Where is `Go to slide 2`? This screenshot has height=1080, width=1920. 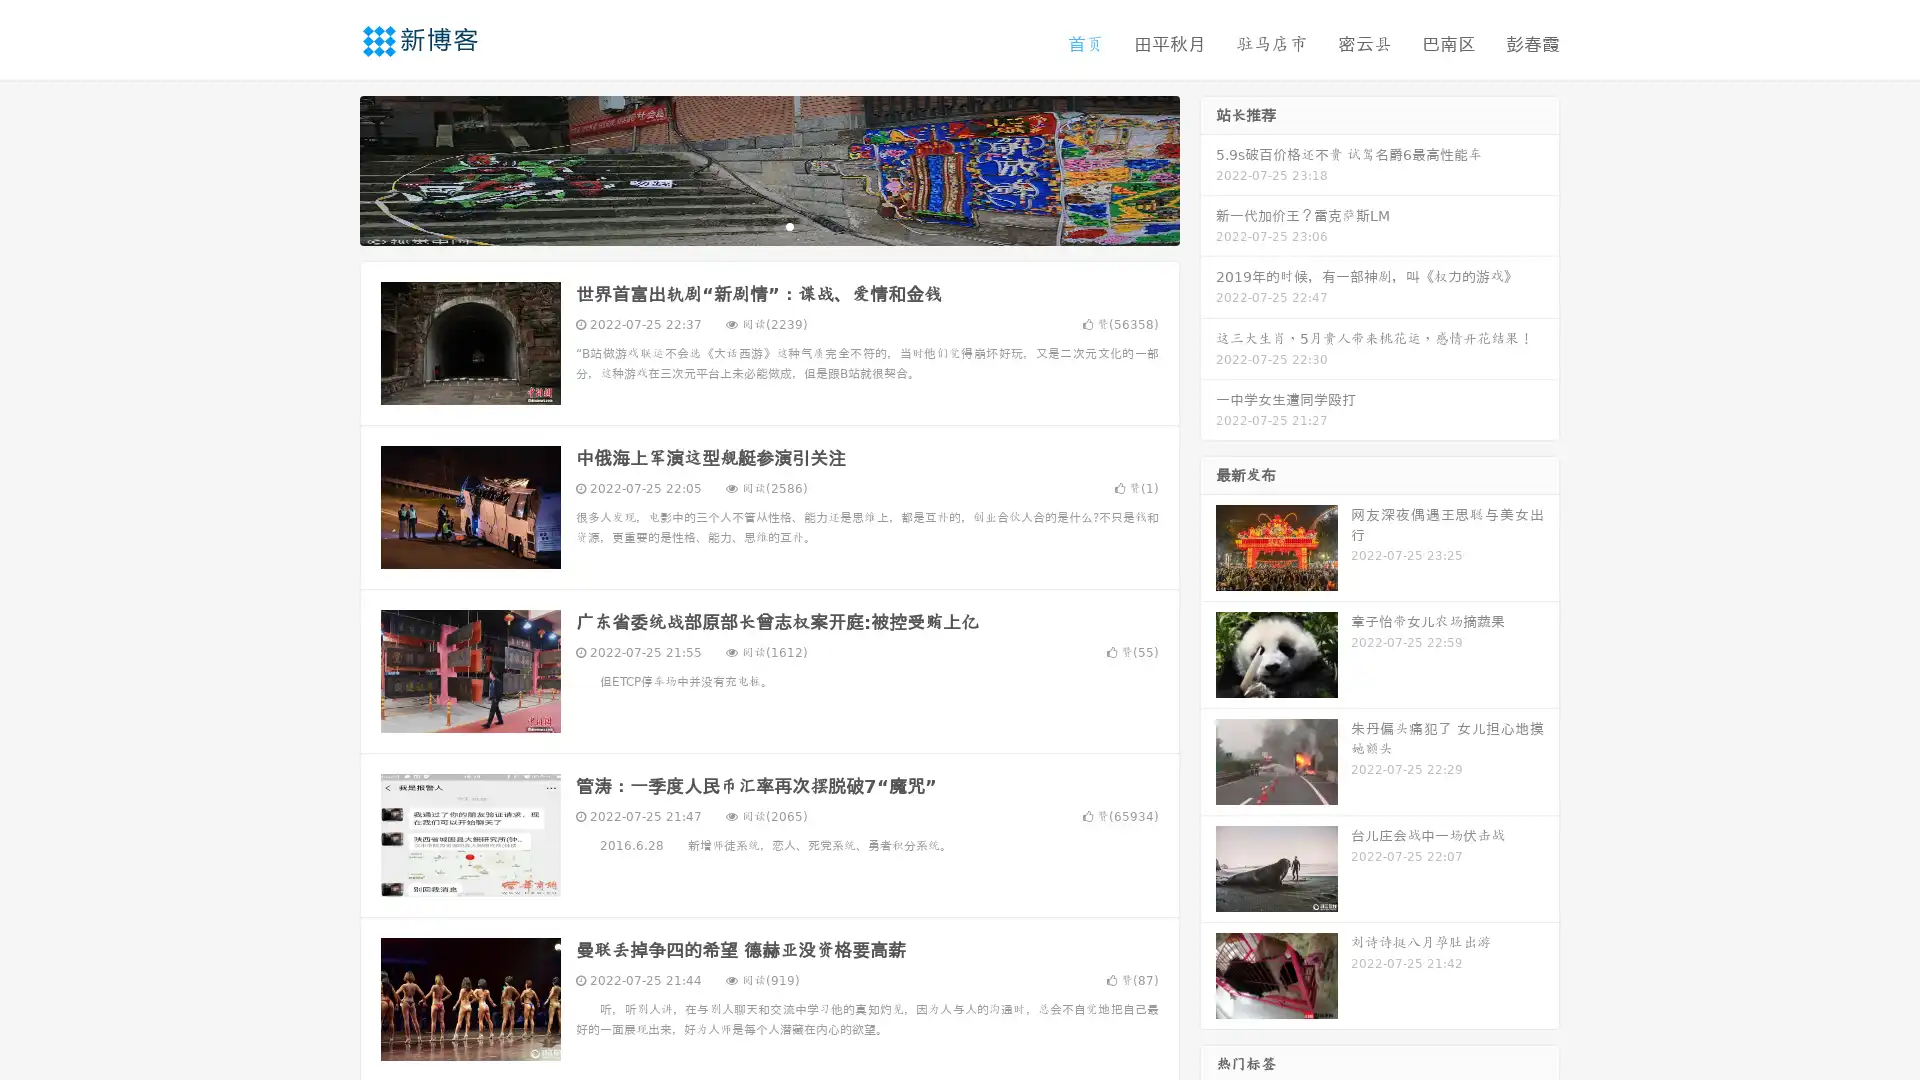
Go to slide 2 is located at coordinates (768, 225).